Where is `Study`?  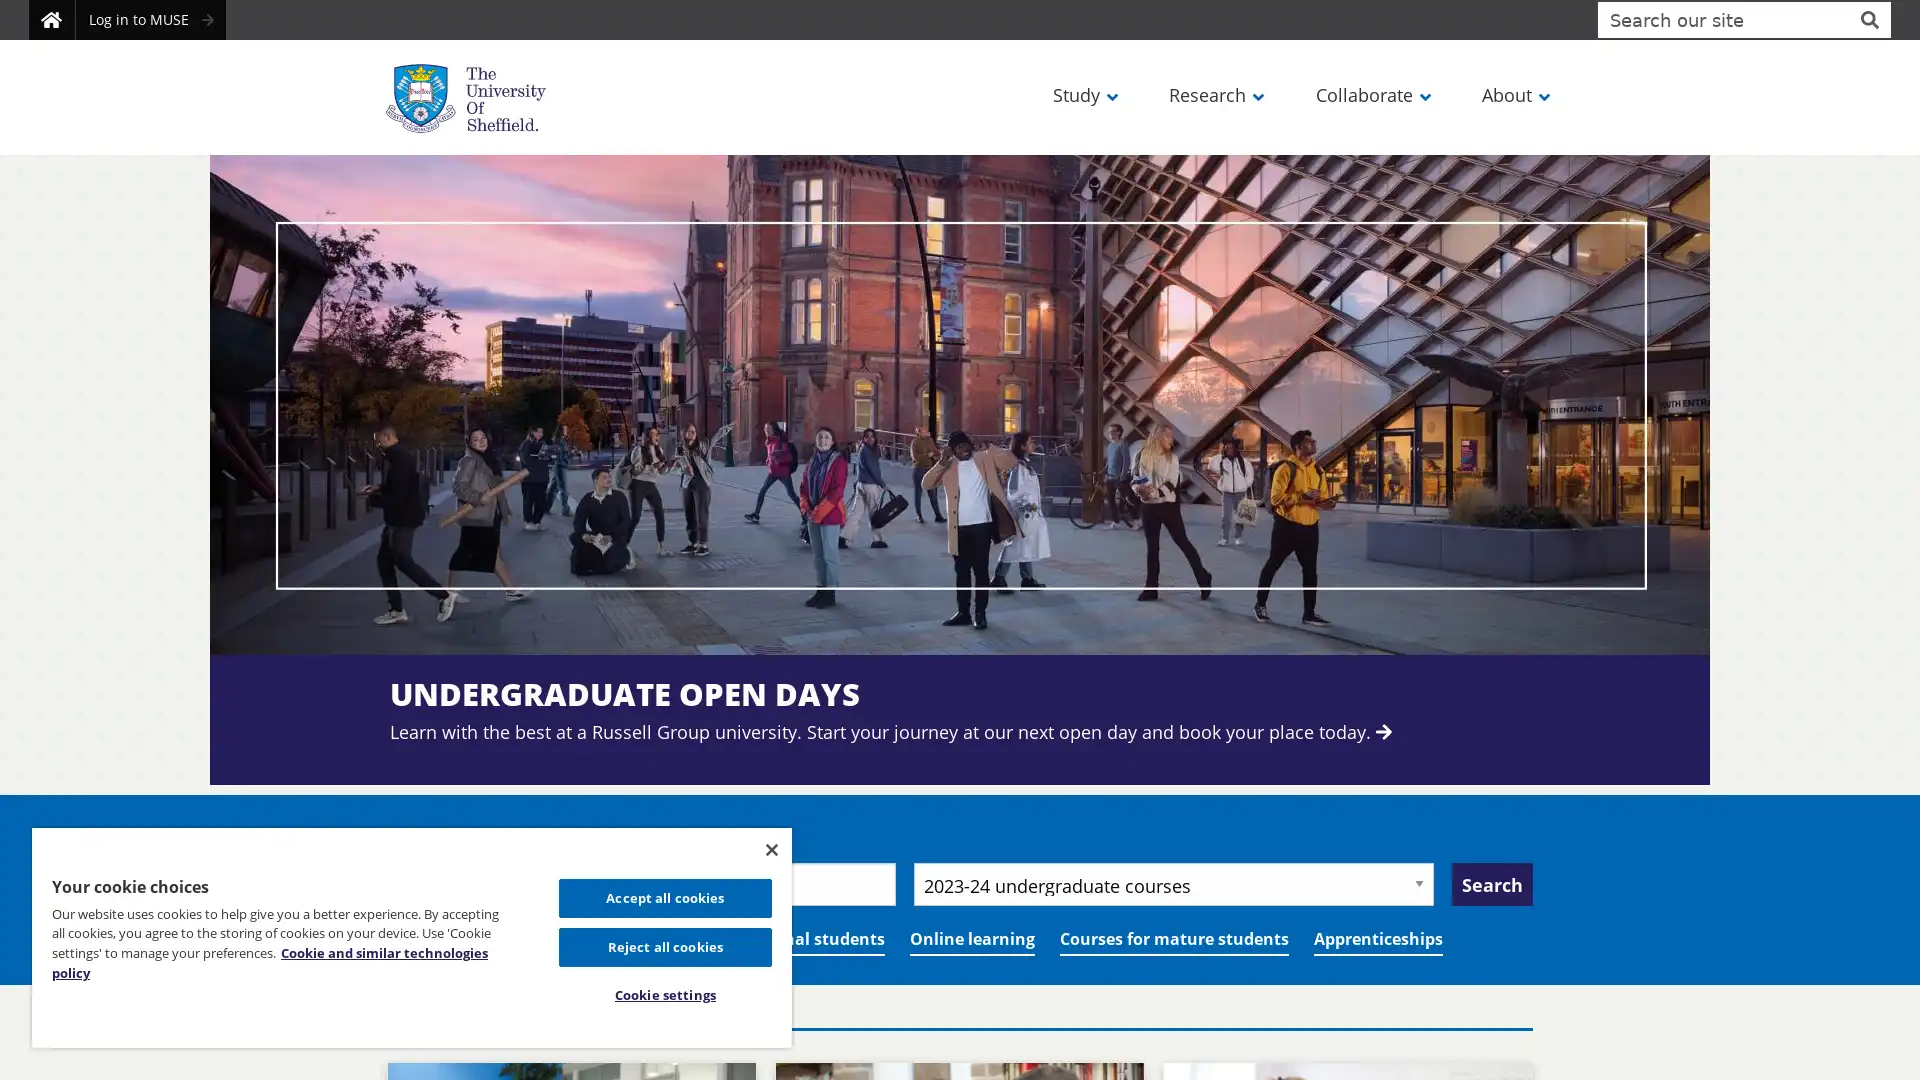 Study is located at coordinates (1083, 94).